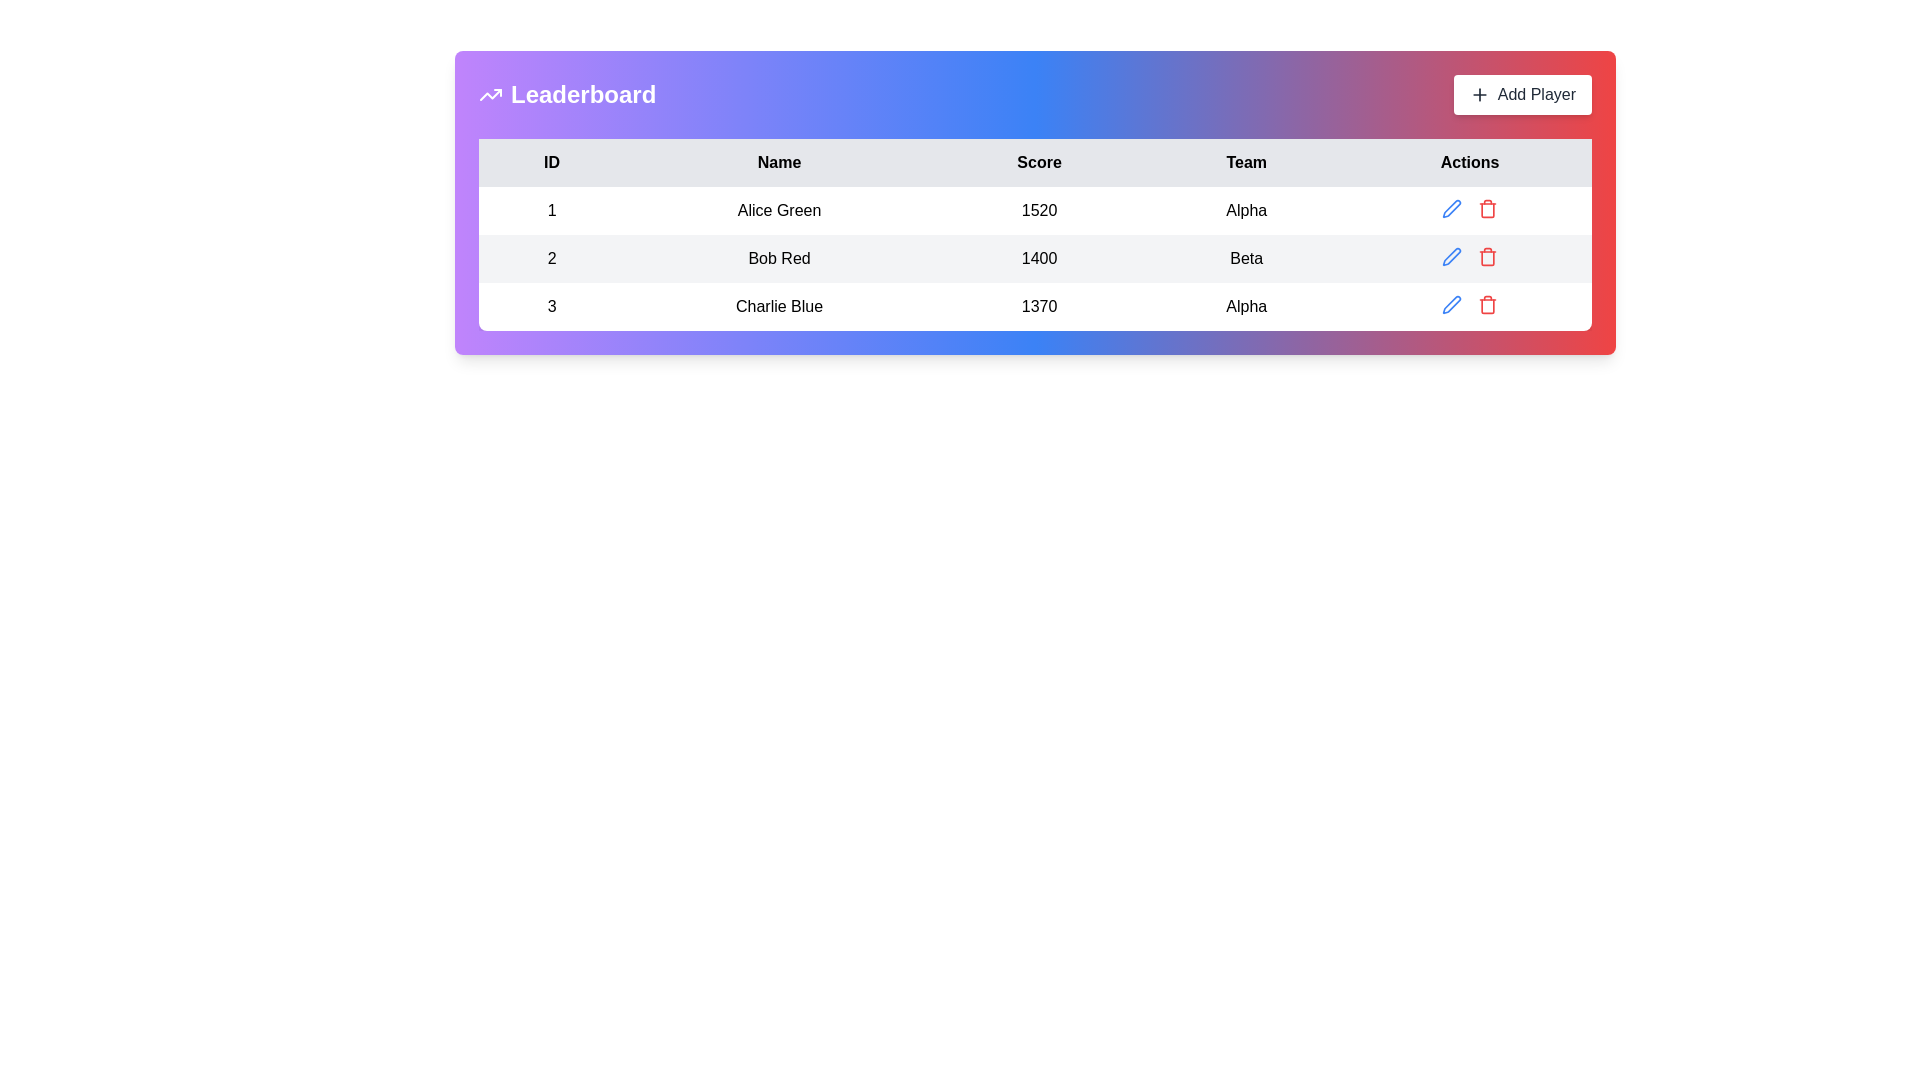 The width and height of the screenshot is (1920, 1080). What do you see at coordinates (552, 307) in the screenshot?
I see `the static text element that serves as an identifier for the corresponding row entry in the leaderboard table, located in the first column of the third row under the 'ID' column header` at bounding box center [552, 307].